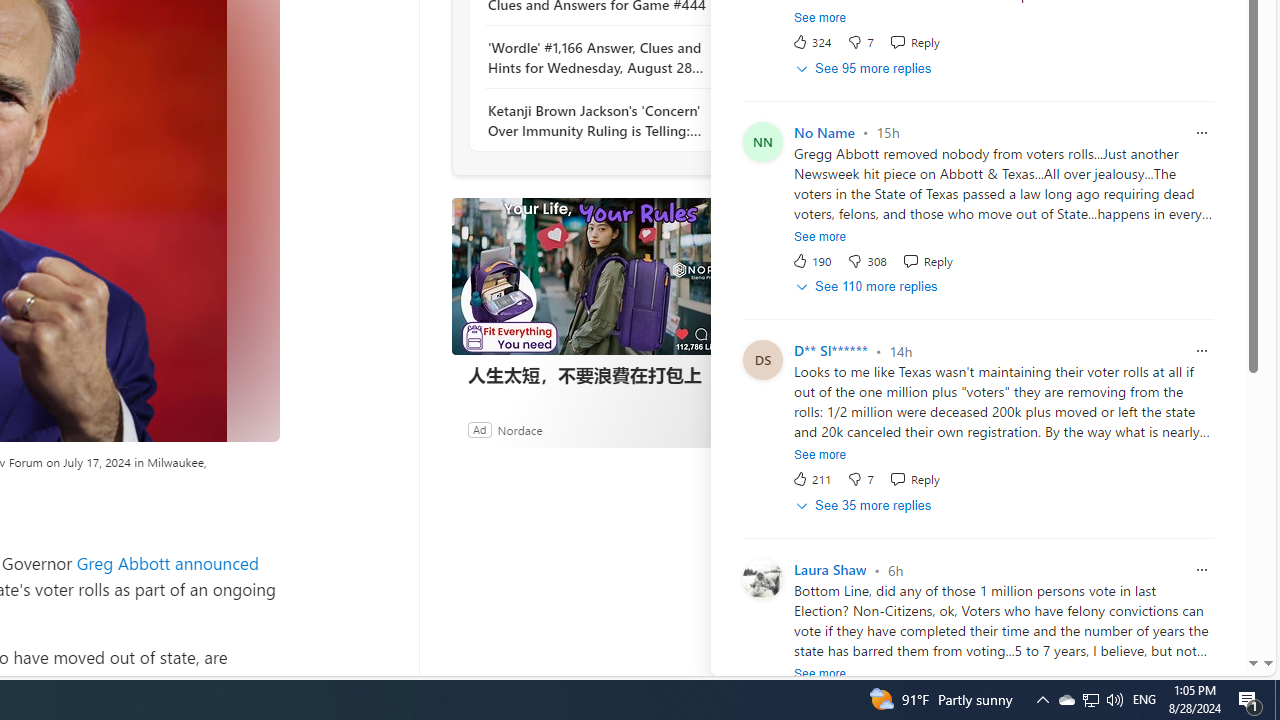 This screenshot has height=720, width=1280. I want to click on '211 Like', so click(811, 479).